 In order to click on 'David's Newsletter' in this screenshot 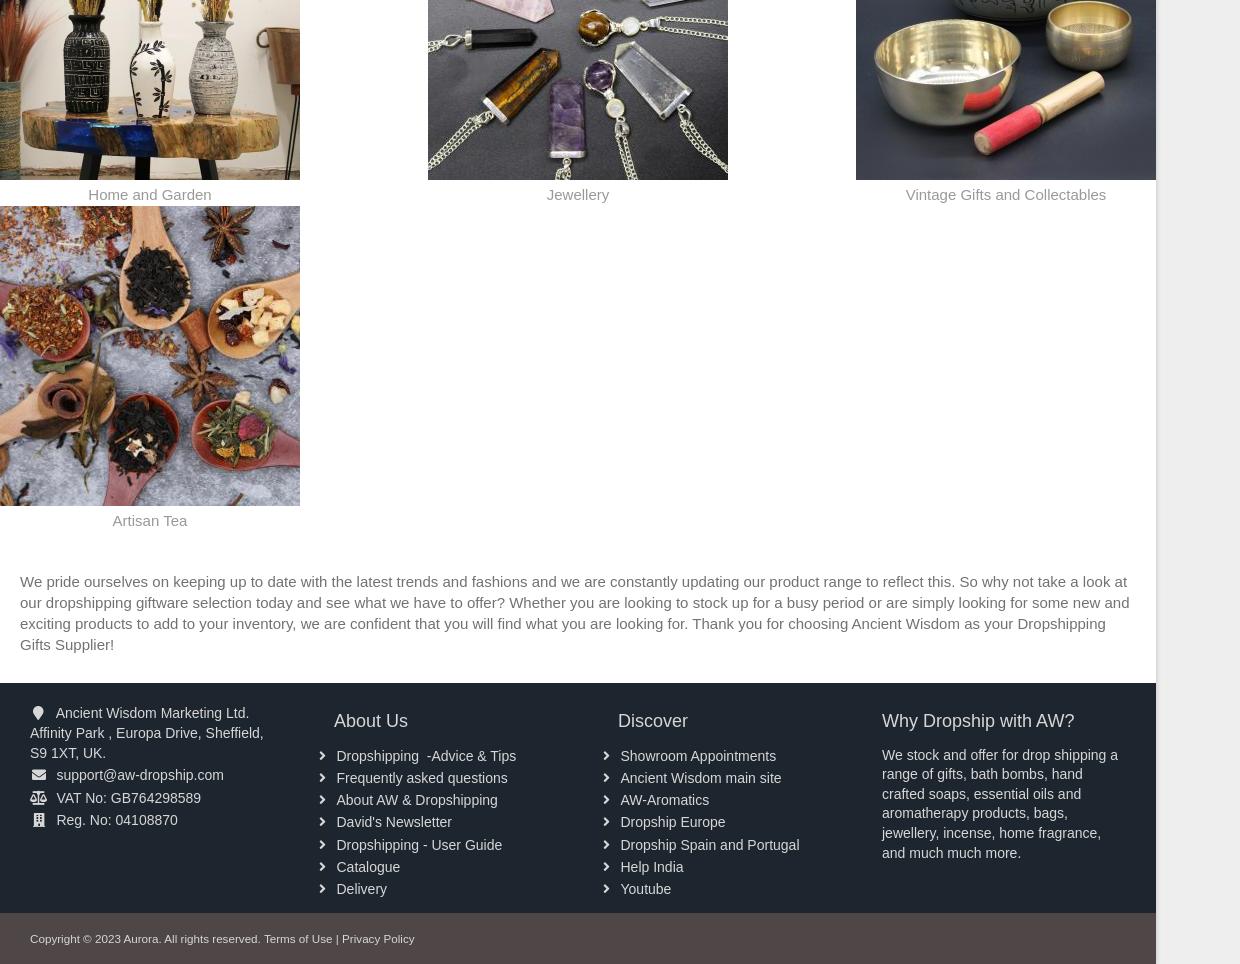, I will do `click(393, 821)`.